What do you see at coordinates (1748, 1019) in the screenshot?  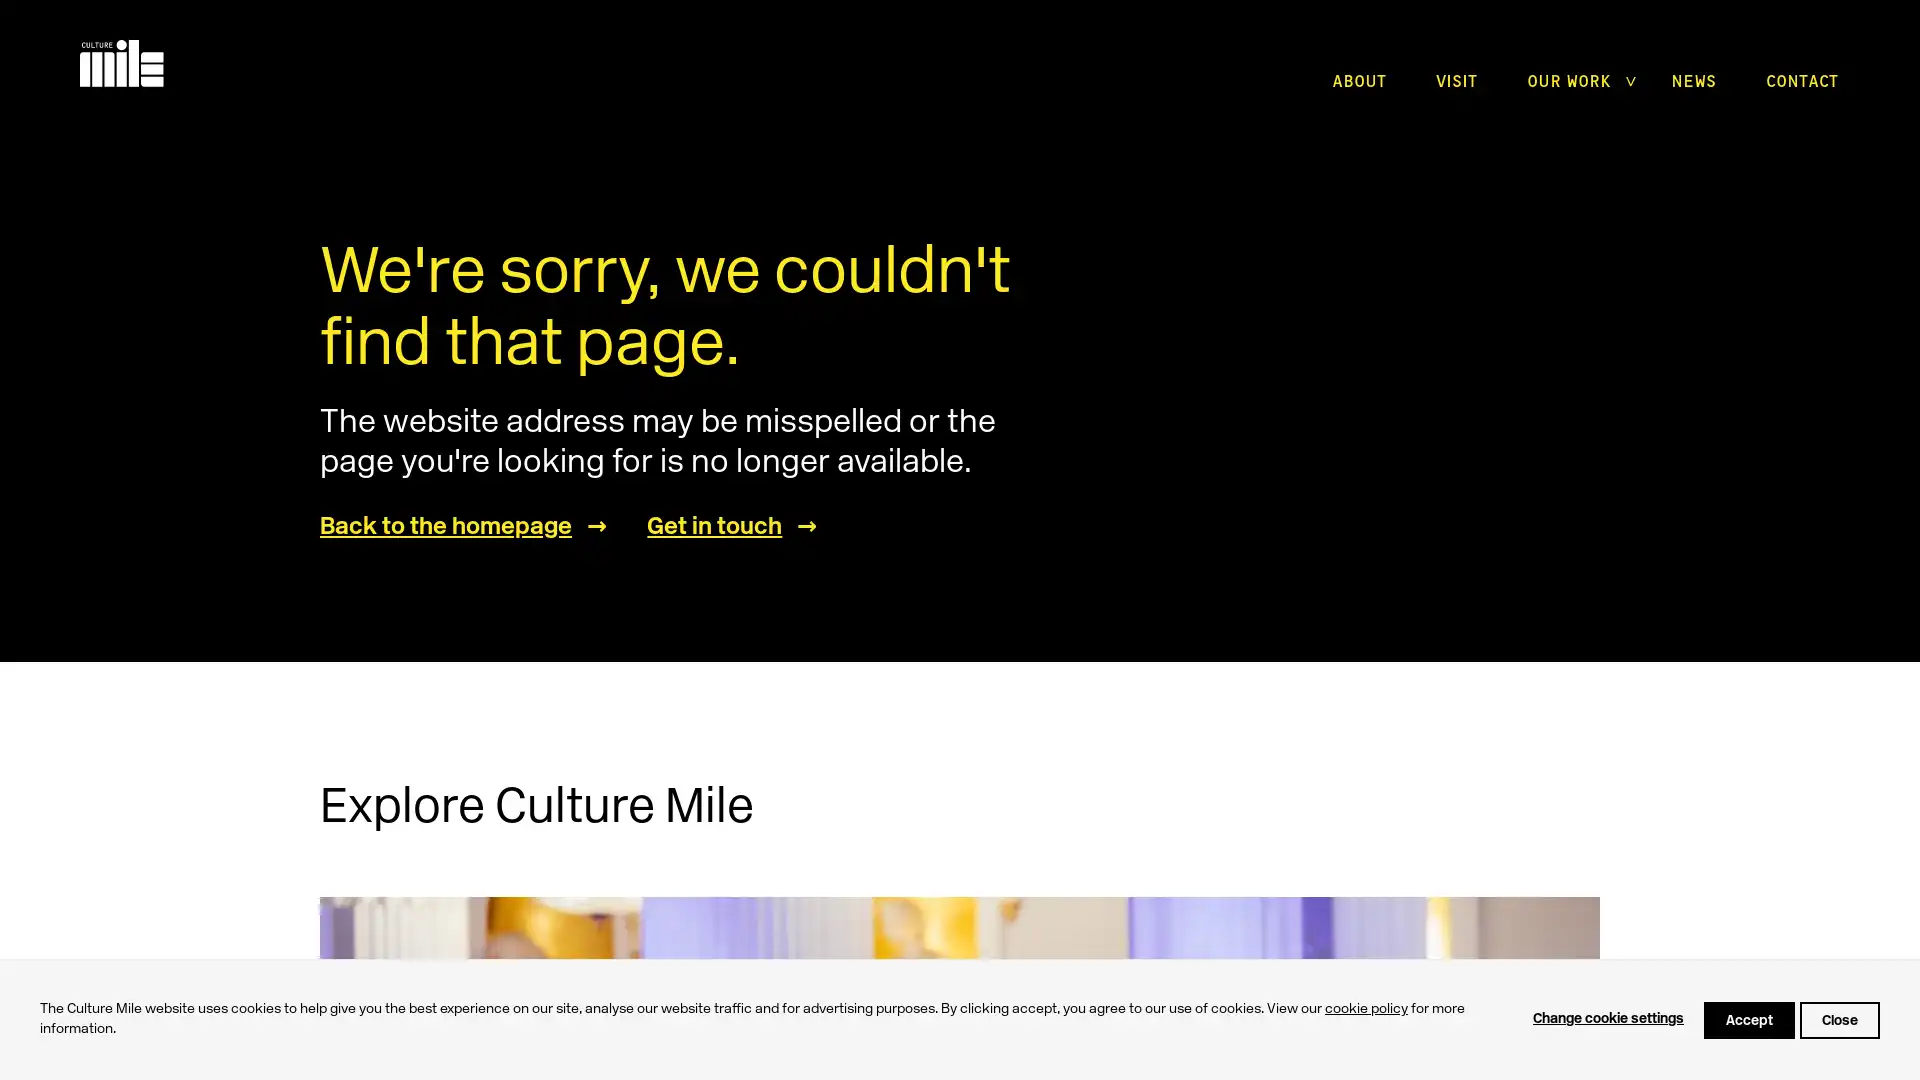 I see `Accept` at bounding box center [1748, 1019].